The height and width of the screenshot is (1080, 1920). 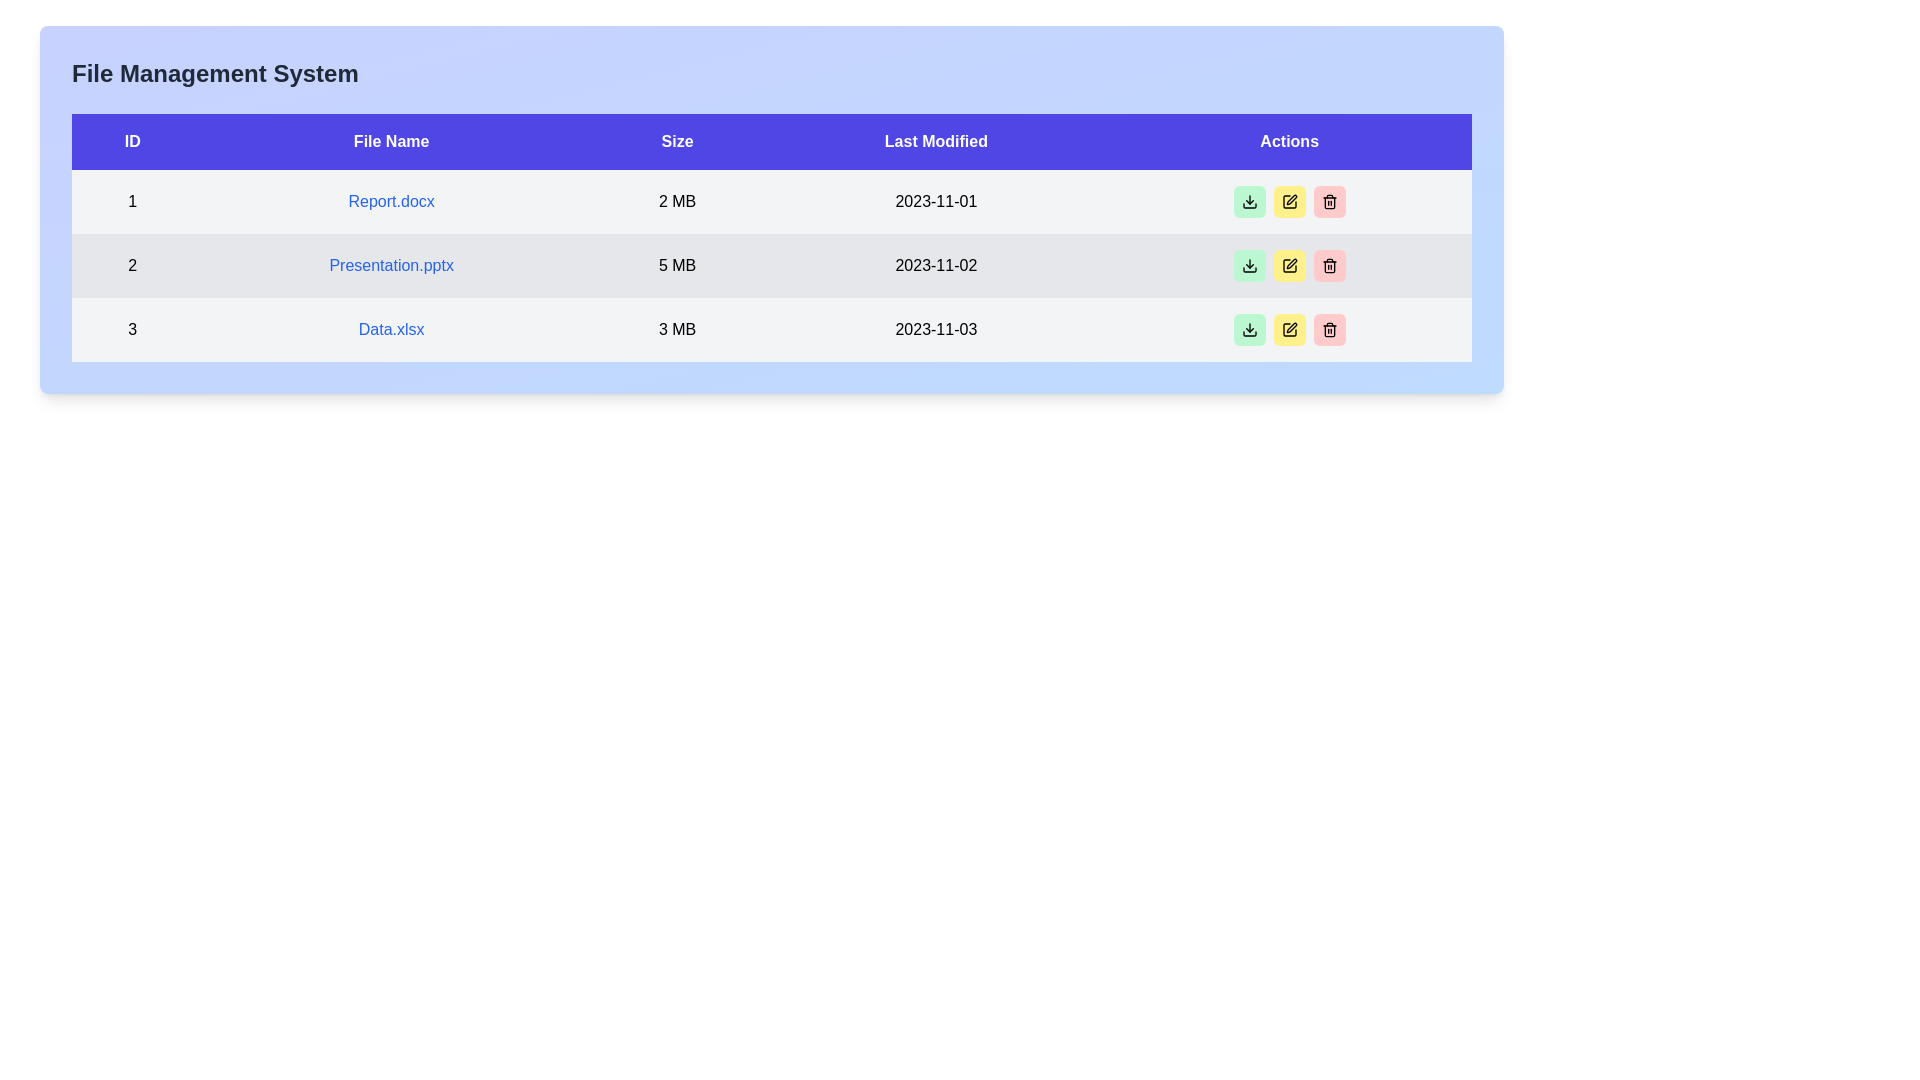 What do you see at coordinates (677, 201) in the screenshot?
I see `the text display showing '2 MB' in the 'Size' column of the table for the file 'Report.docx'` at bounding box center [677, 201].